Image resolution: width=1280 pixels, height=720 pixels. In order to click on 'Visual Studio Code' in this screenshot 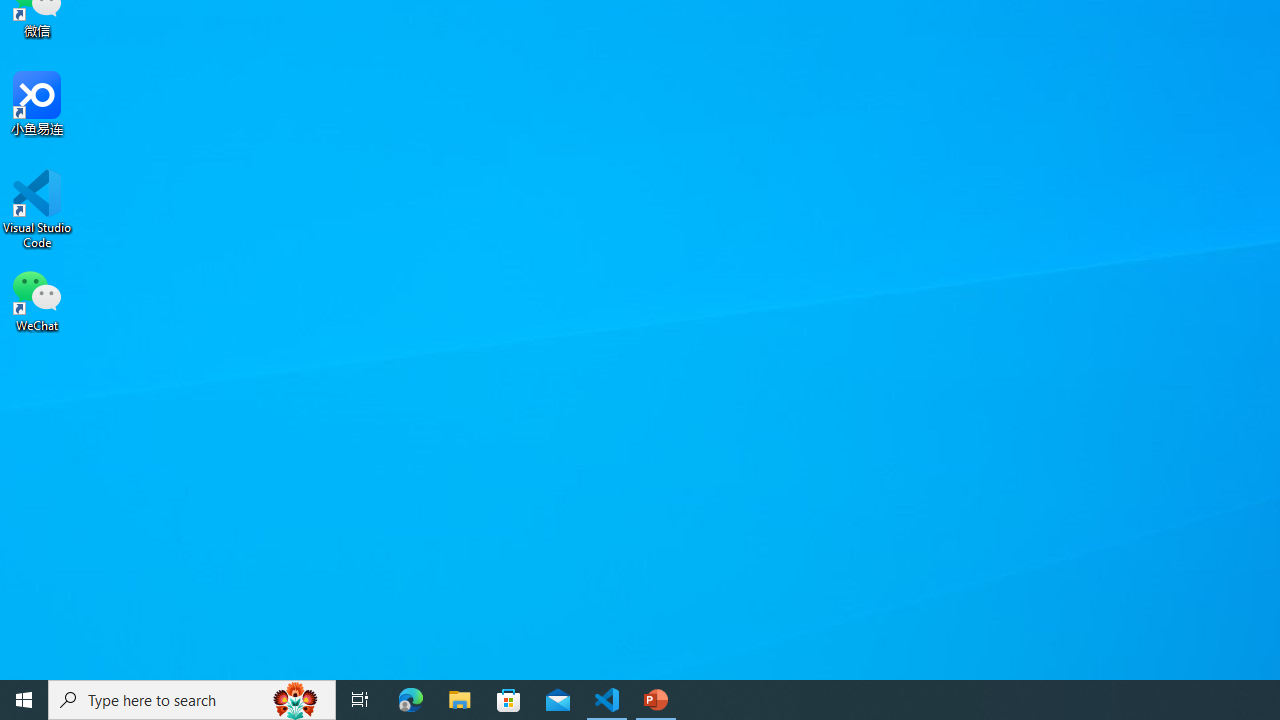, I will do `click(37, 209)`.